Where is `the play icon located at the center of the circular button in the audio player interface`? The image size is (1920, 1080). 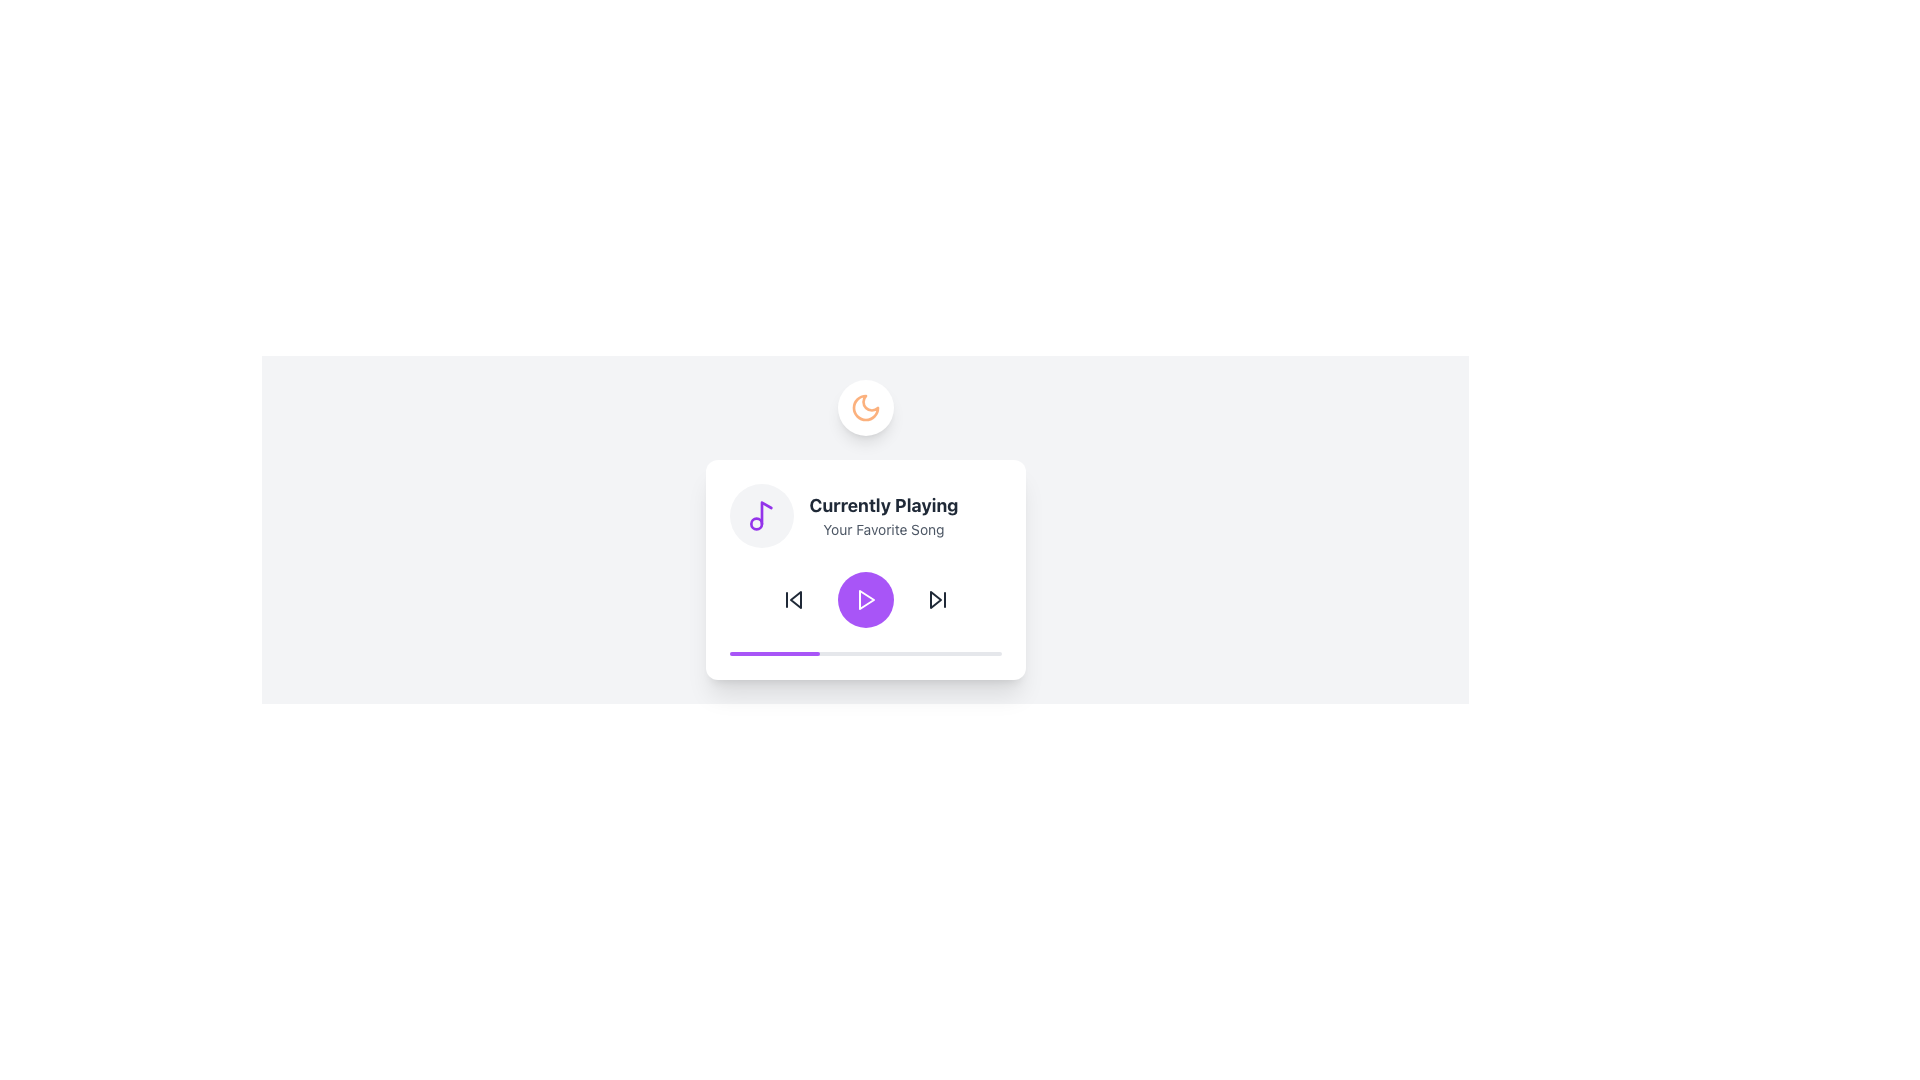 the play icon located at the center of the circular button in the audio player interface is located at coordinates (865, 599).